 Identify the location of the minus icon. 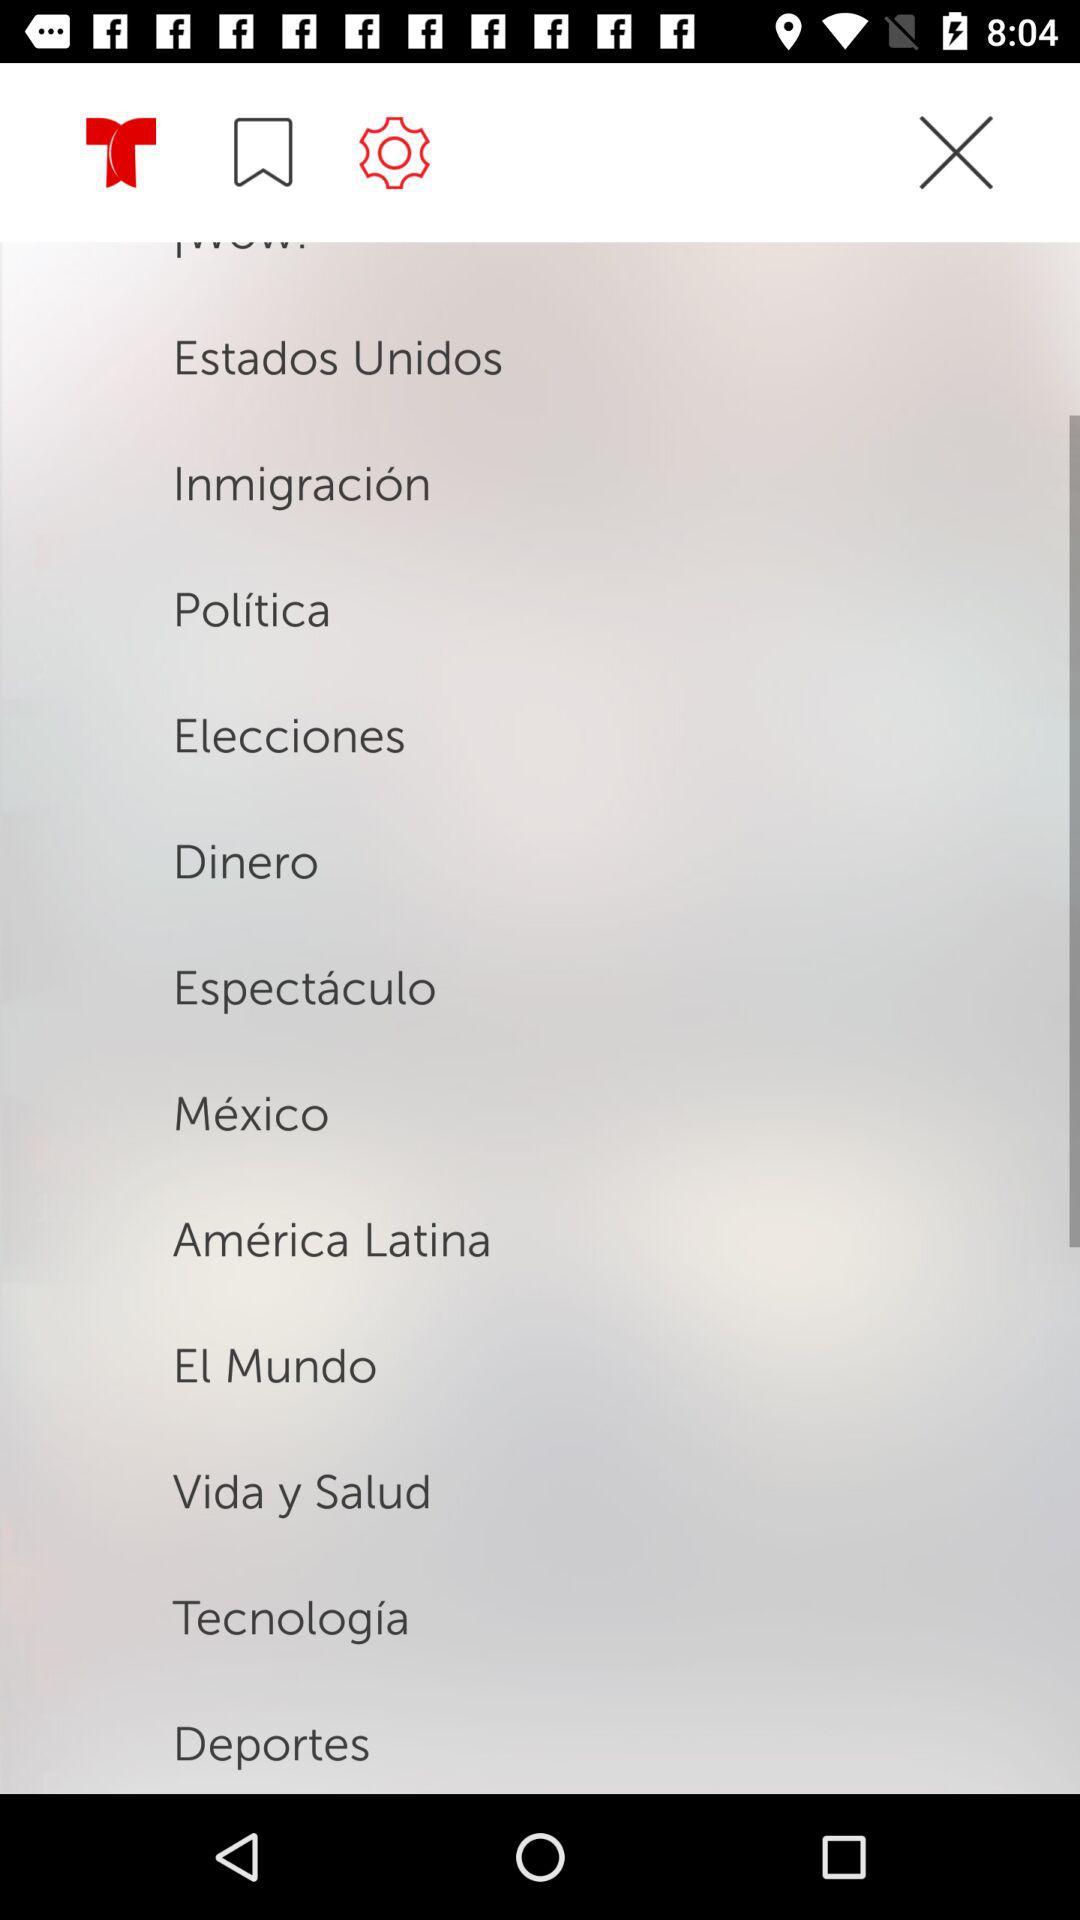
(262, 151).